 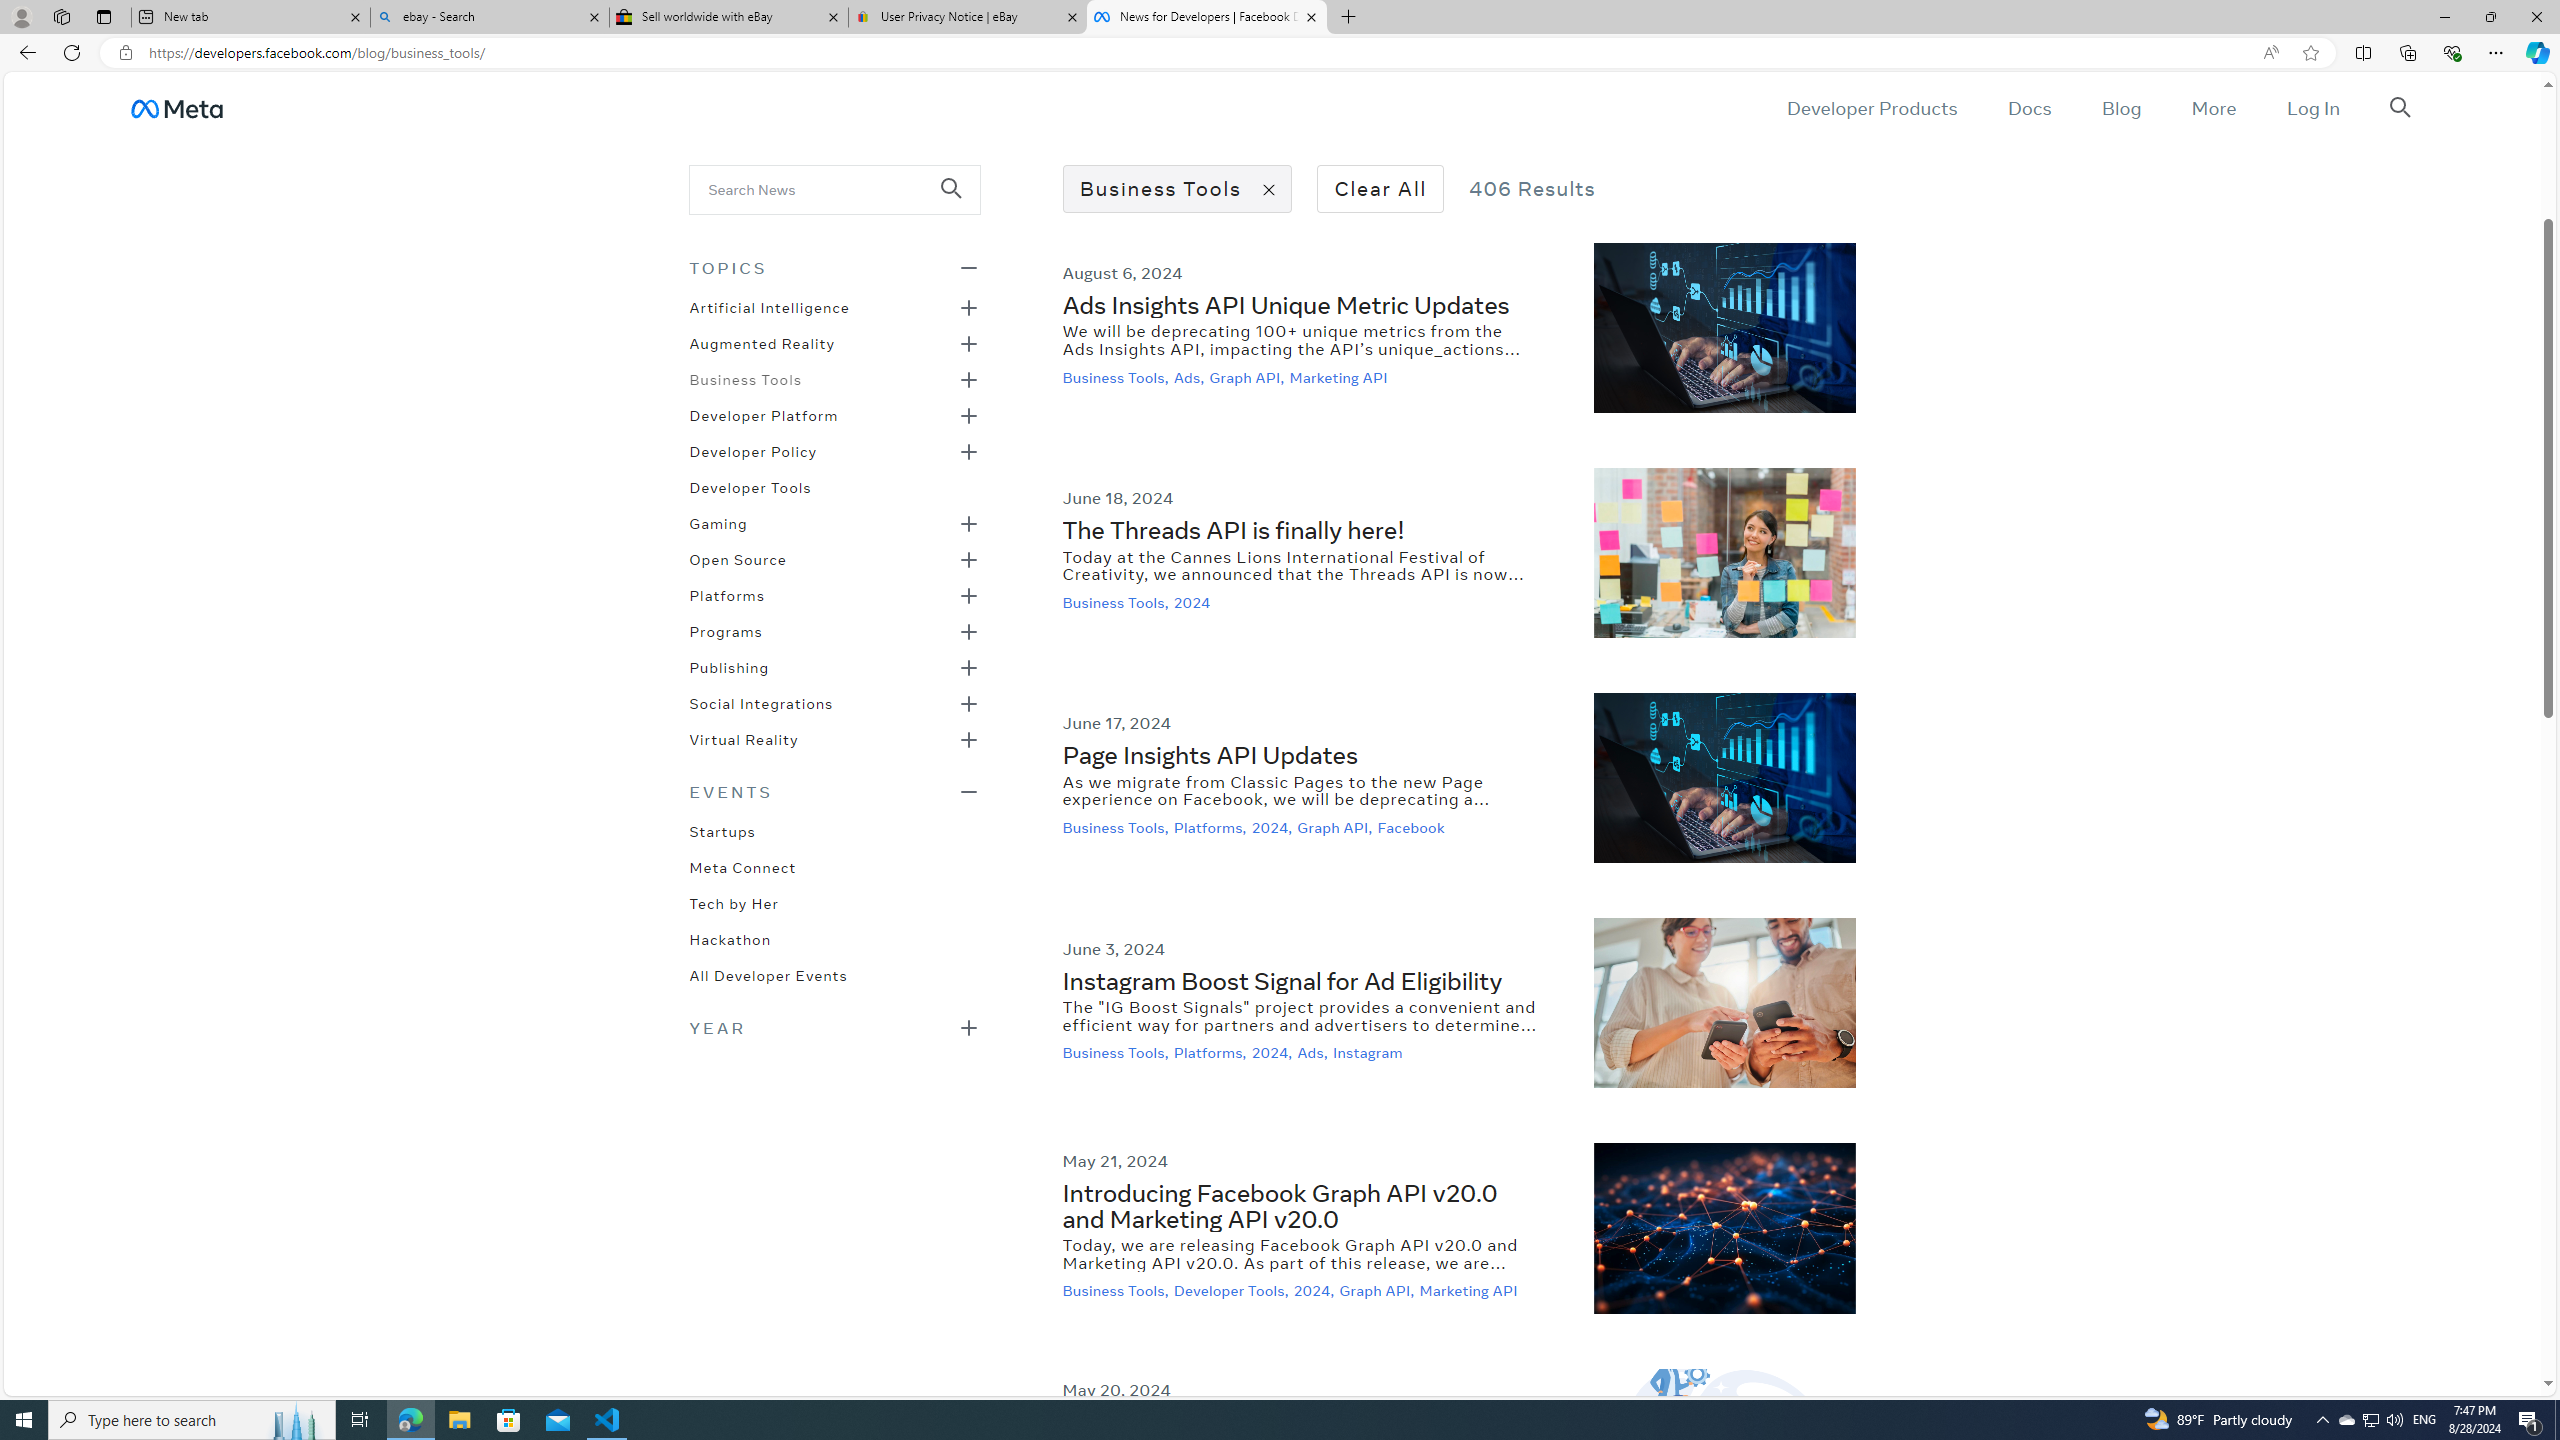 I want to click on 'Developer Tools,', so click(x=1231, y=1290).